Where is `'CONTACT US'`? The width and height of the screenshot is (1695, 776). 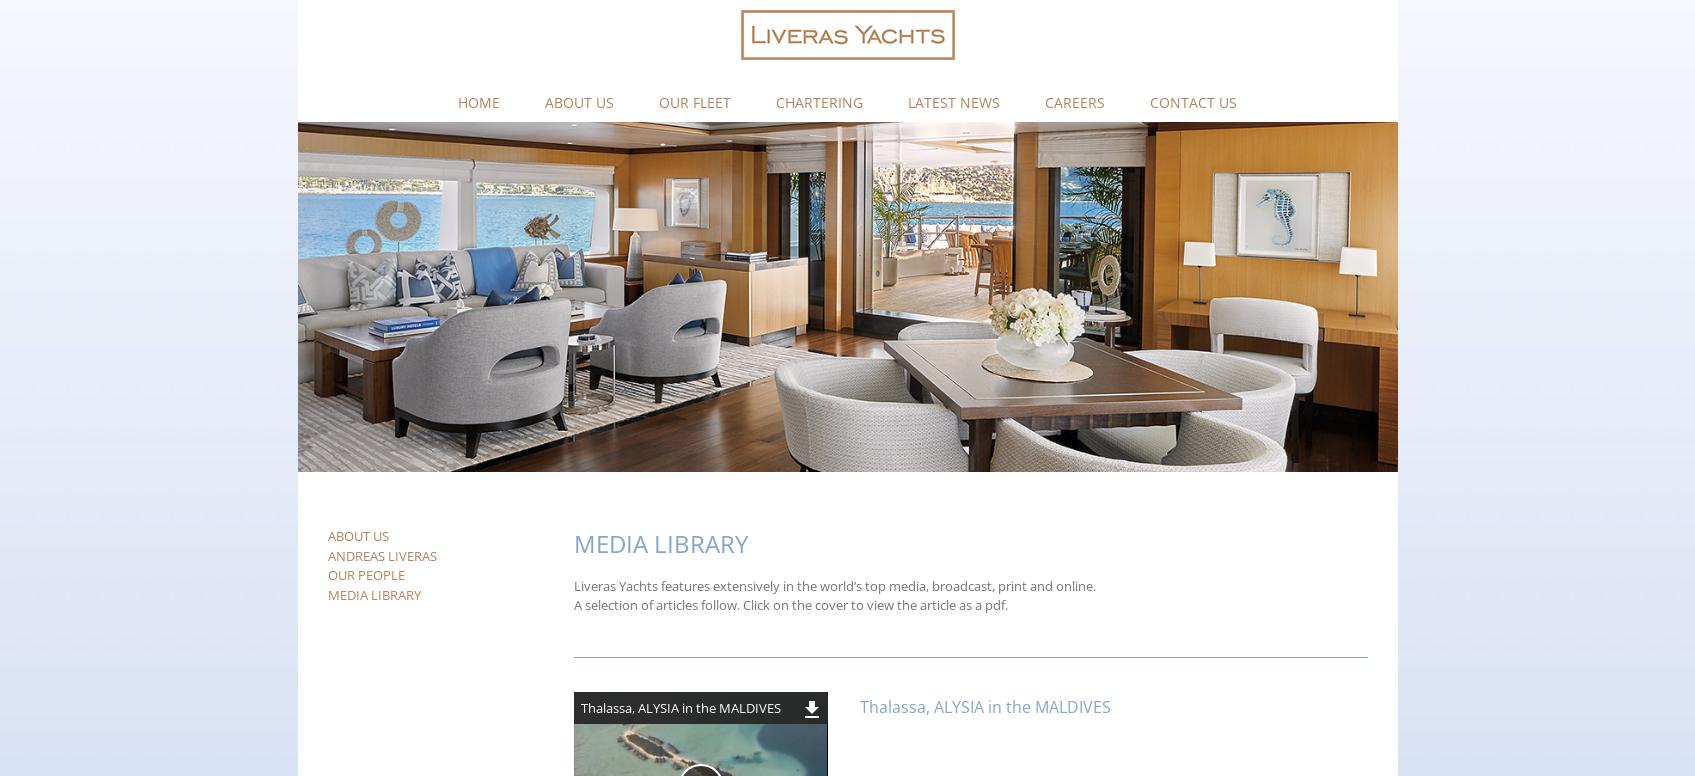
'CONTACT US' is located at coordinates (1149, 101).